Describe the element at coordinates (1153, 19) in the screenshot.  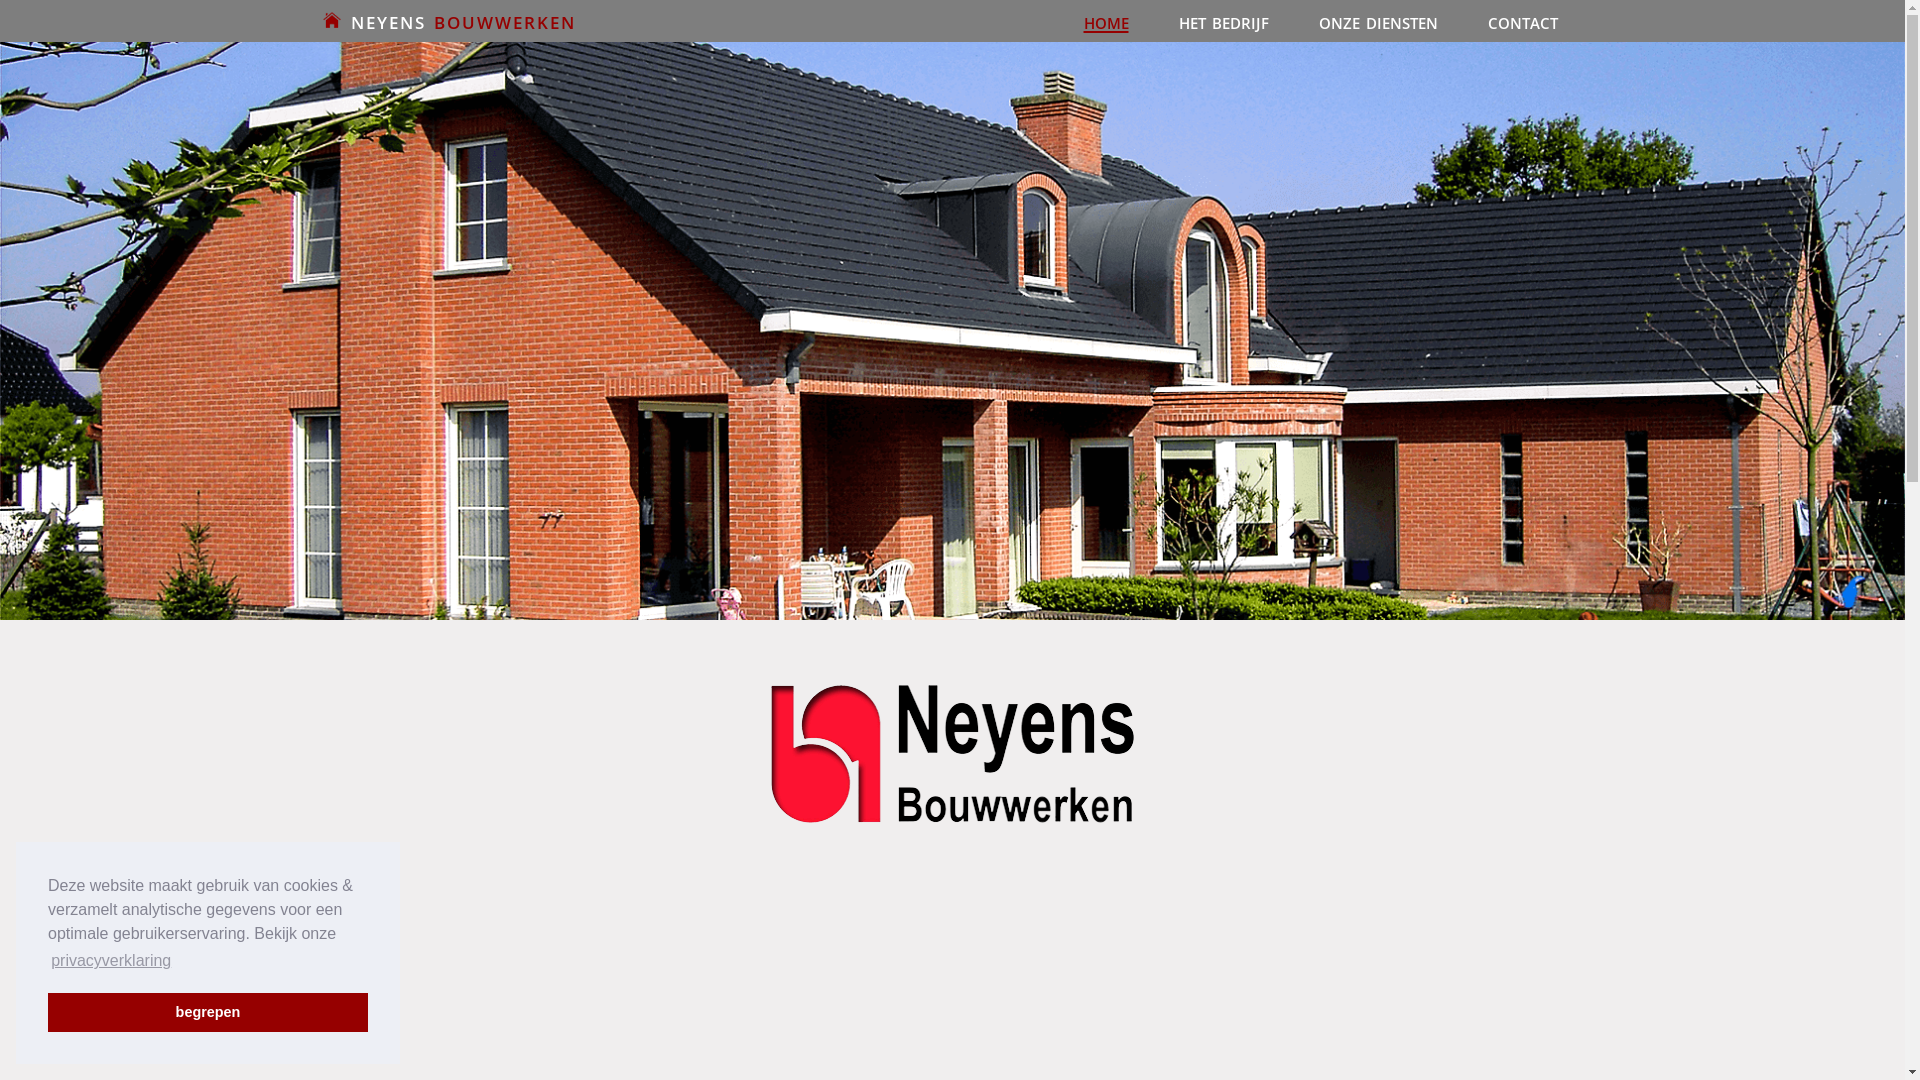
I see `'het bedrijf'` at that location.